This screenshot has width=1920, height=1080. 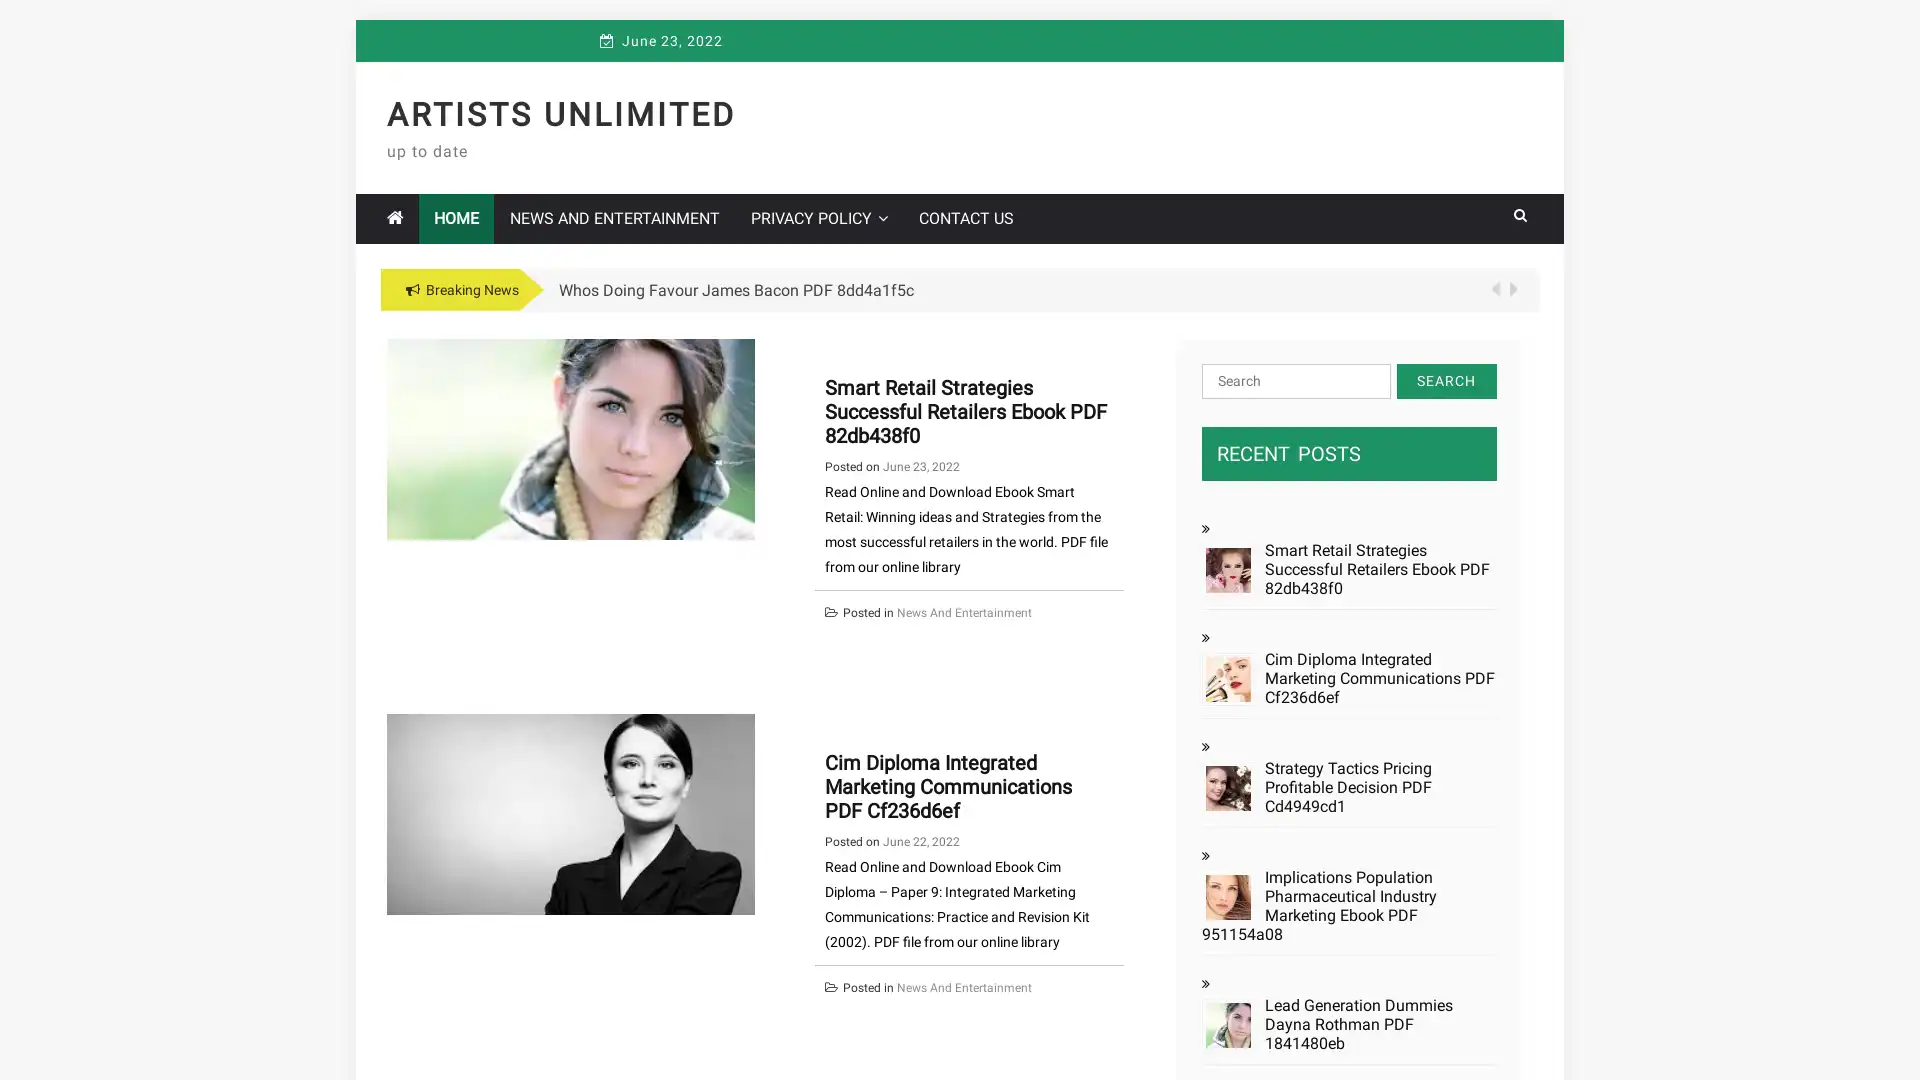 I want to click on Search, so click(x=1445, y=380).